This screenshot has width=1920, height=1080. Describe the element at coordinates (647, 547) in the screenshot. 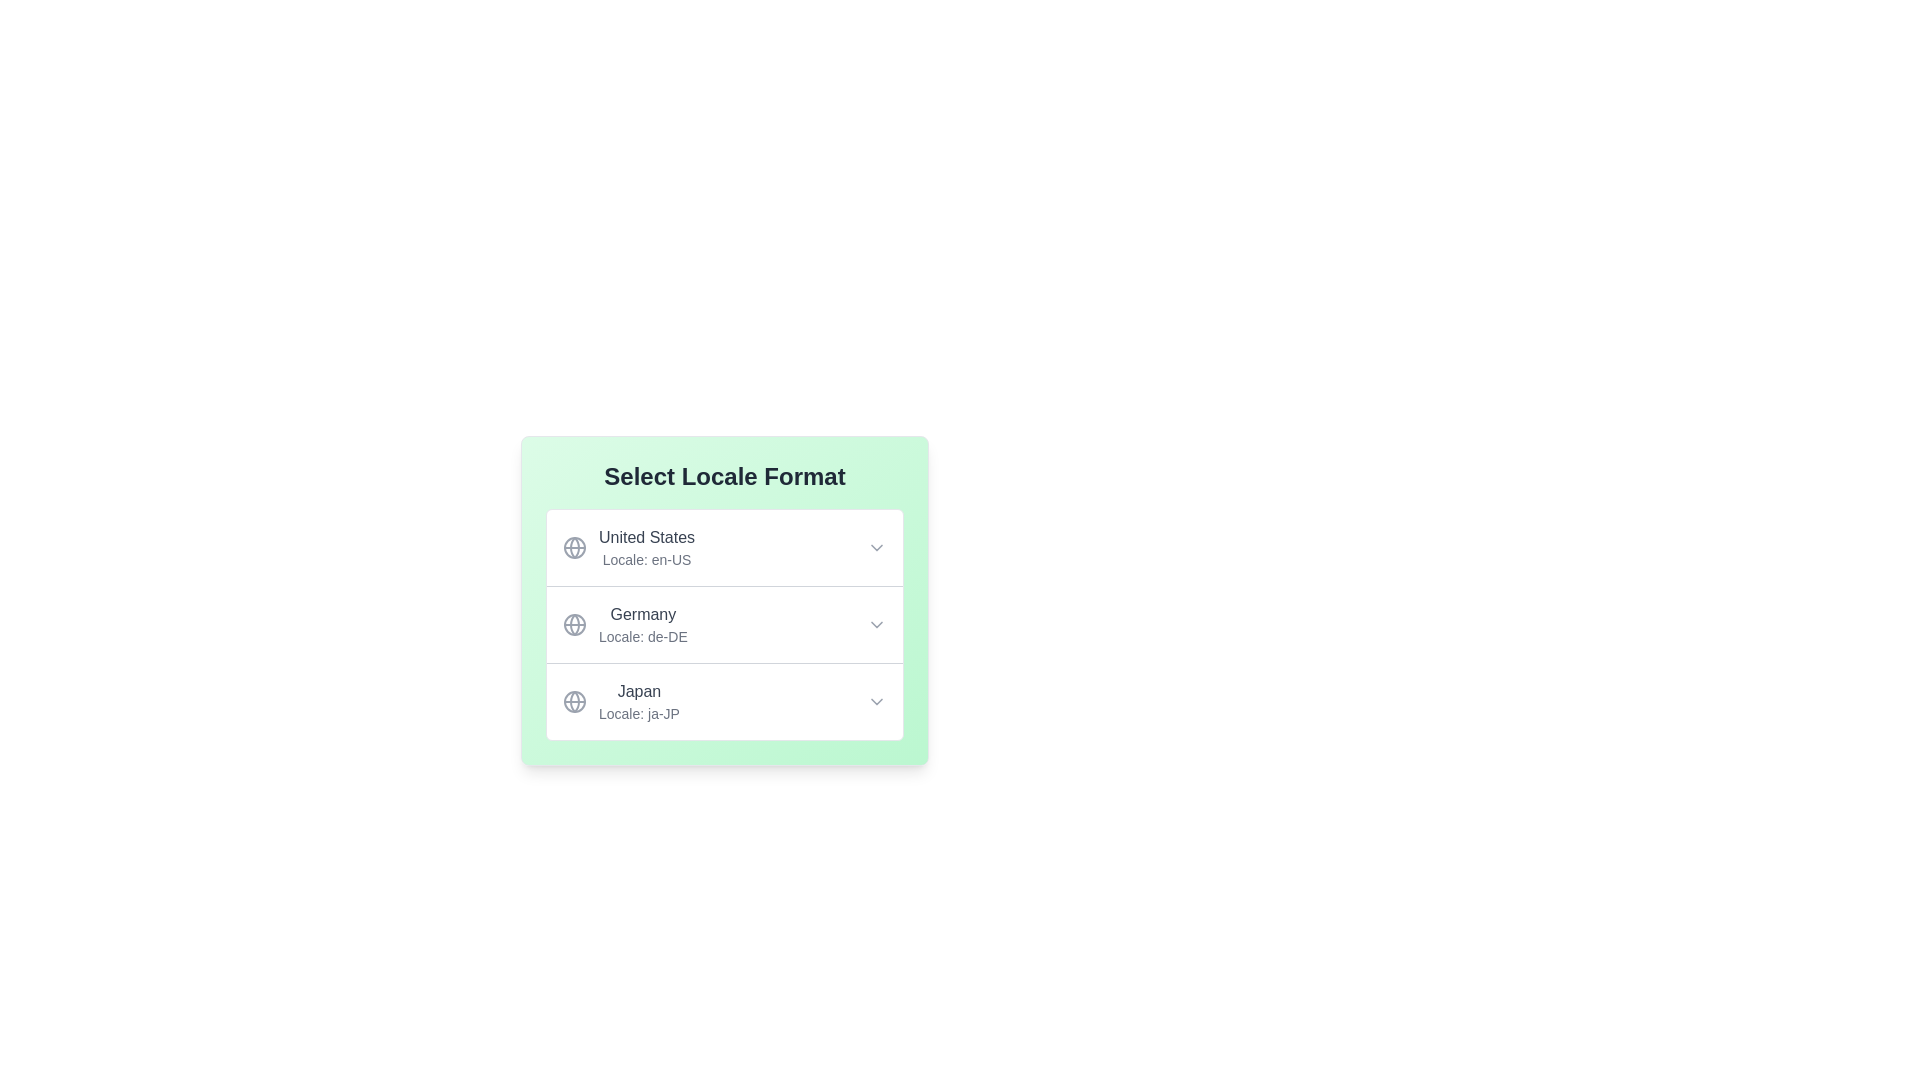

I see `text label displaying 'United States' and 'Locale: en-US' to understand the locale information` at that location.